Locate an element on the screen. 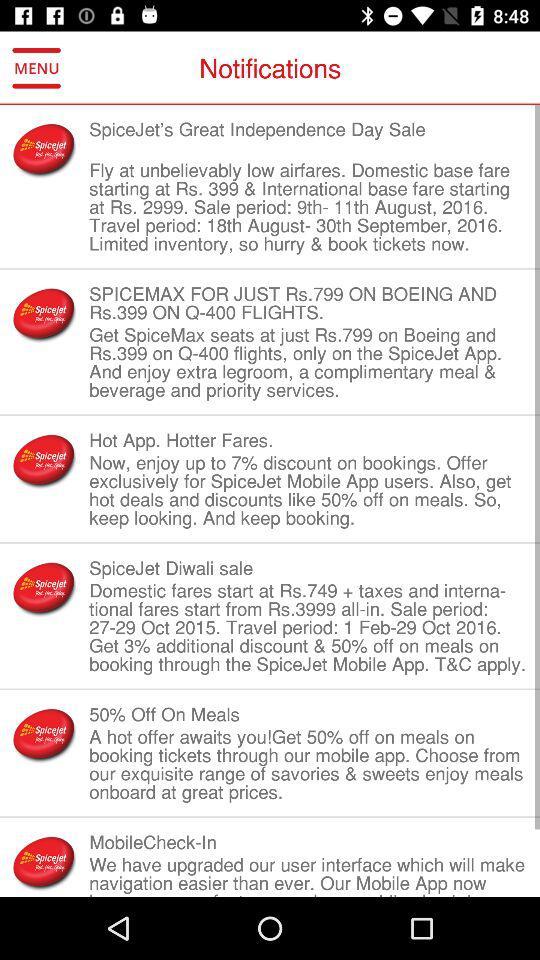 The height and width of the screenshot is (960, 540). the item above domestic fares start item is located at coordinates (308, 568).